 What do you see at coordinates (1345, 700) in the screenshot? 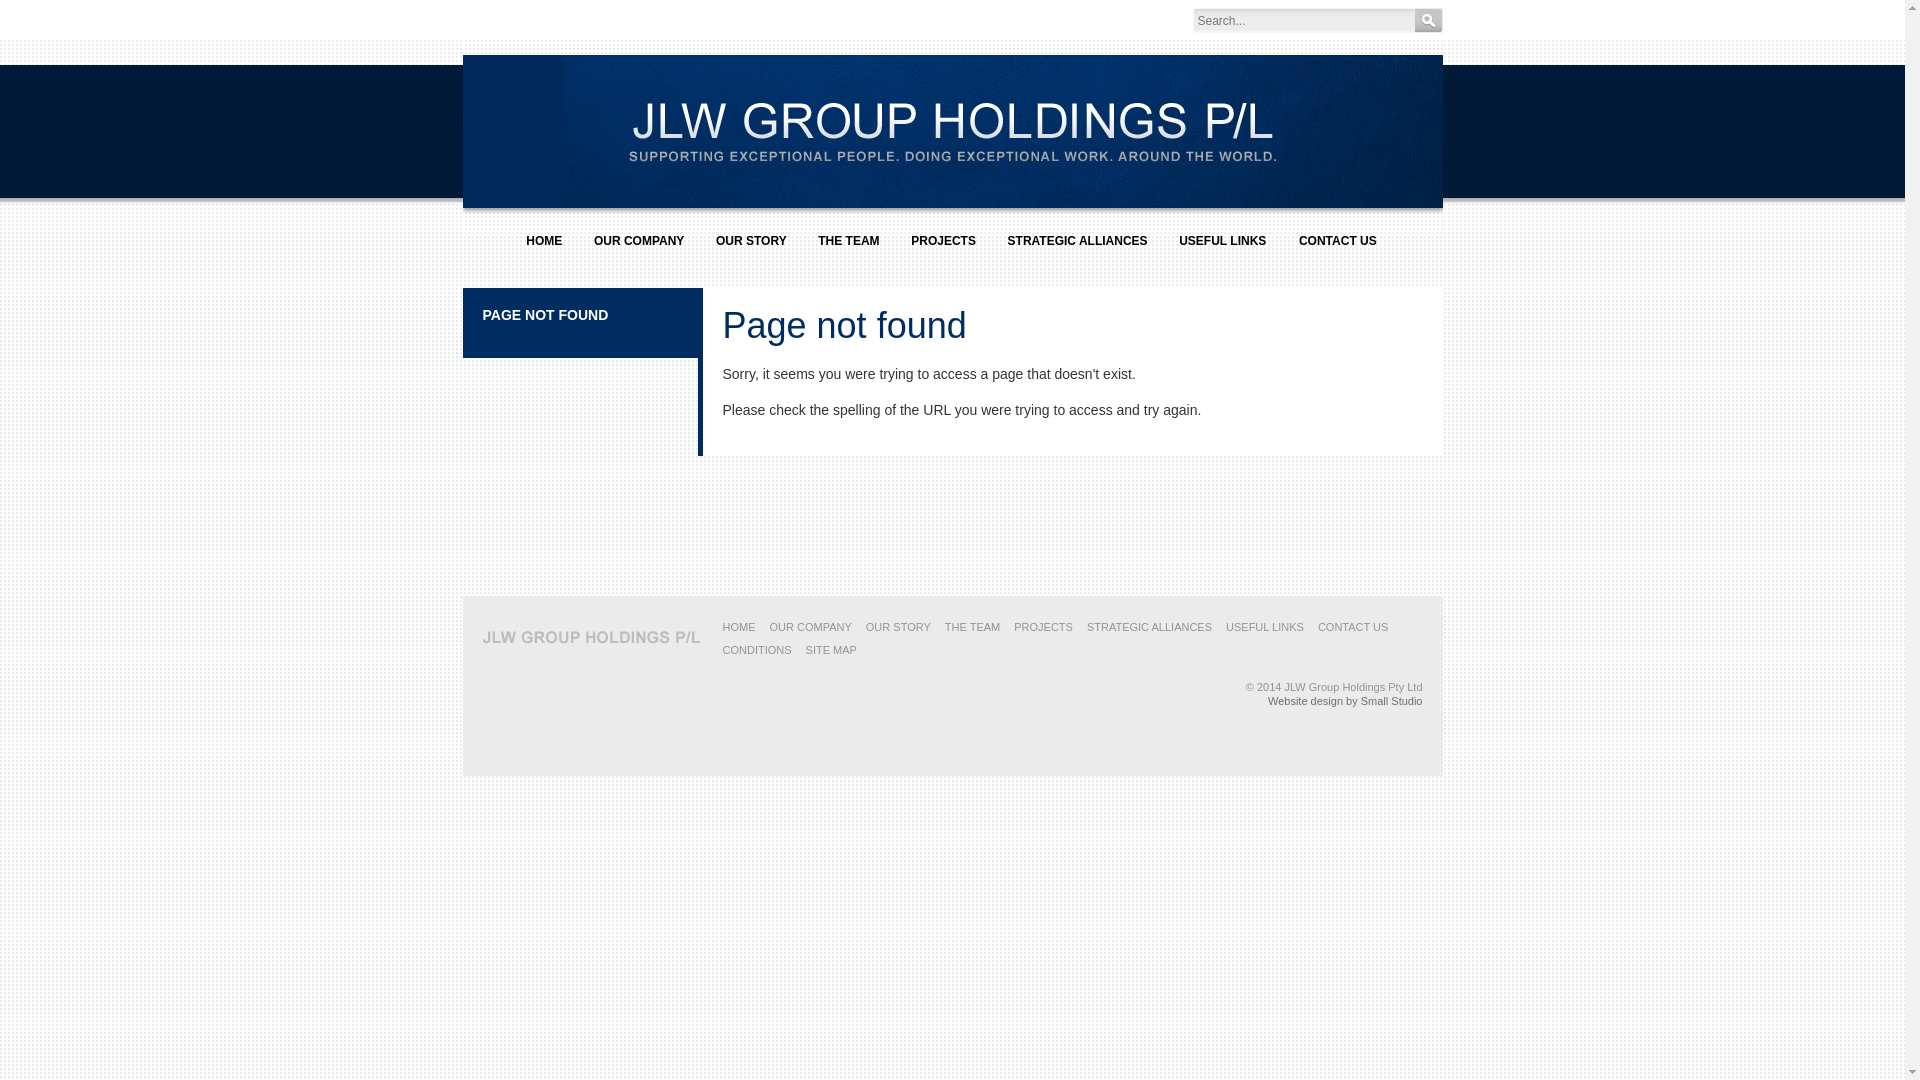
I see `'Website design by Small Studio'` at bounding box center [1345, 700].